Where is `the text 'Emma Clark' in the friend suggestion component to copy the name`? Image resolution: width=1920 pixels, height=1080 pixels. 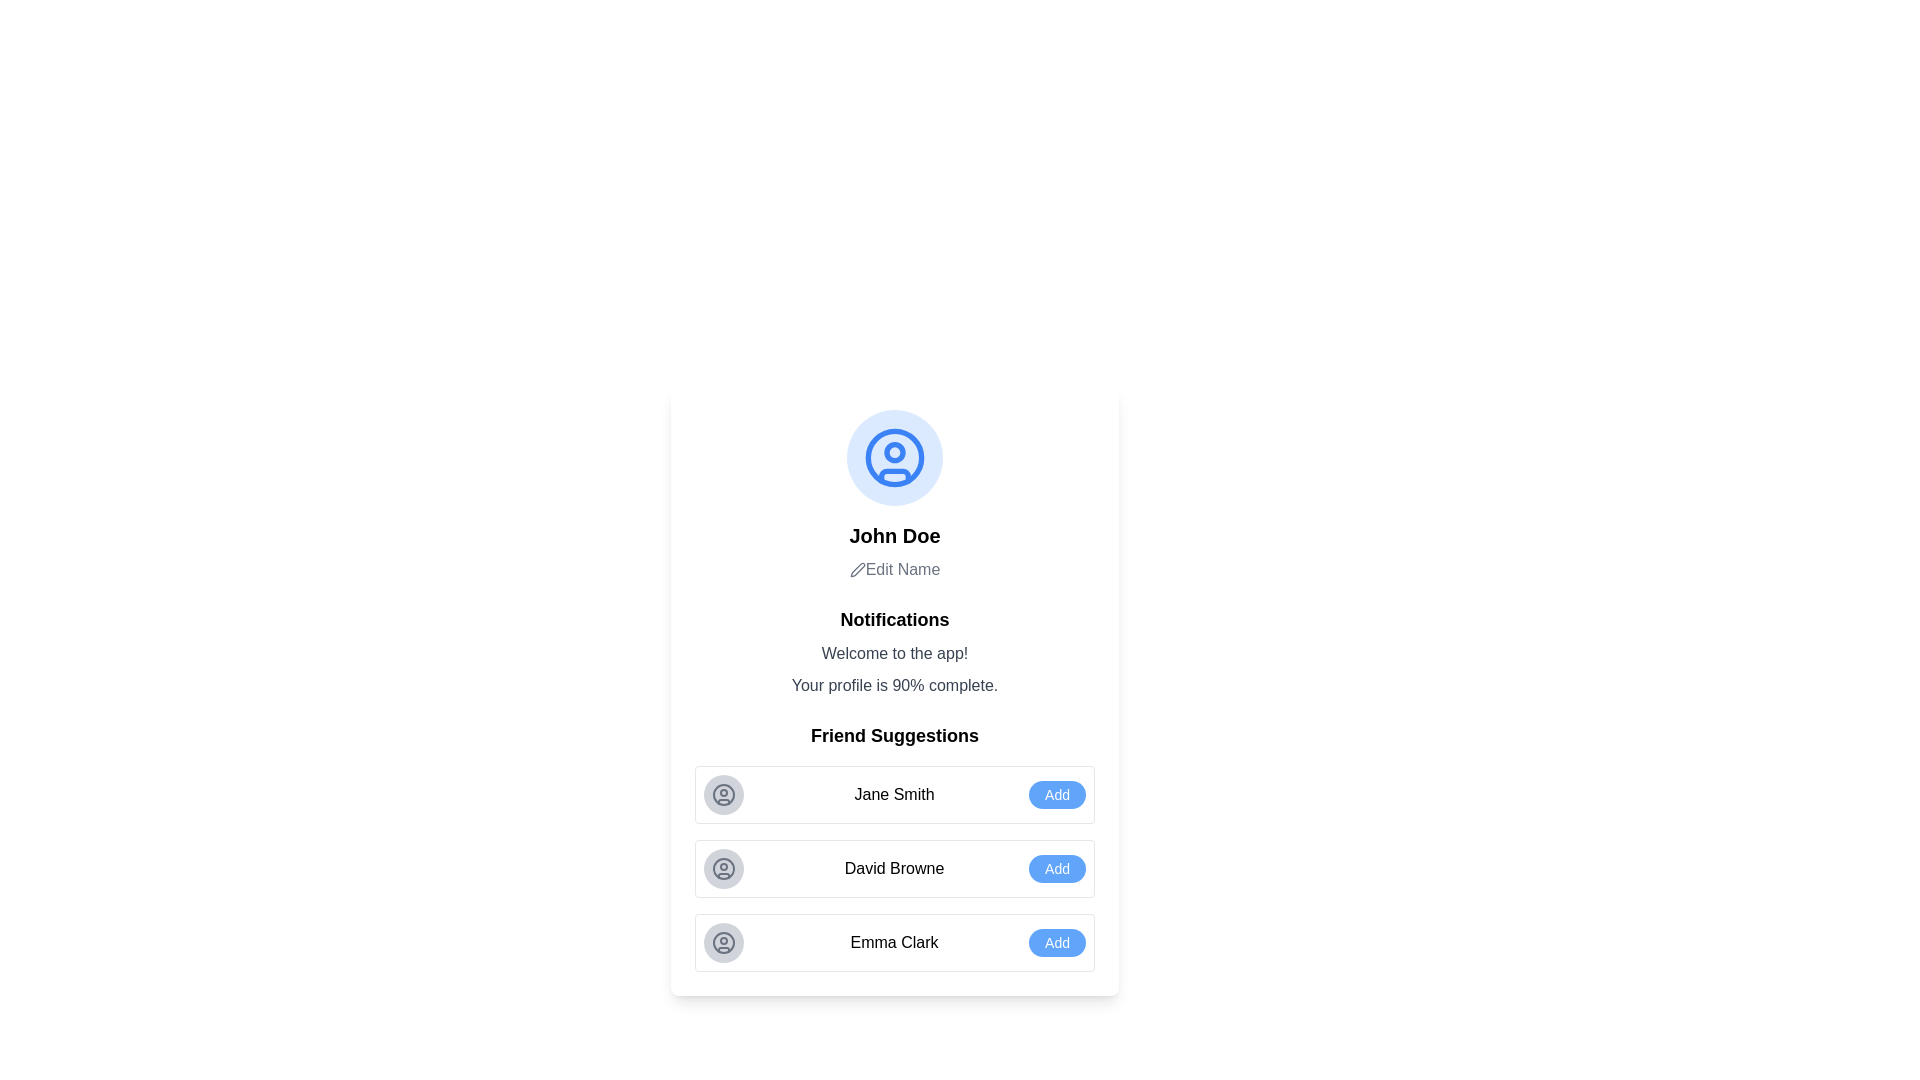 the text 'Emma Clark' in the friend suggestion component to copy the name is located at coordinates (893, 942).